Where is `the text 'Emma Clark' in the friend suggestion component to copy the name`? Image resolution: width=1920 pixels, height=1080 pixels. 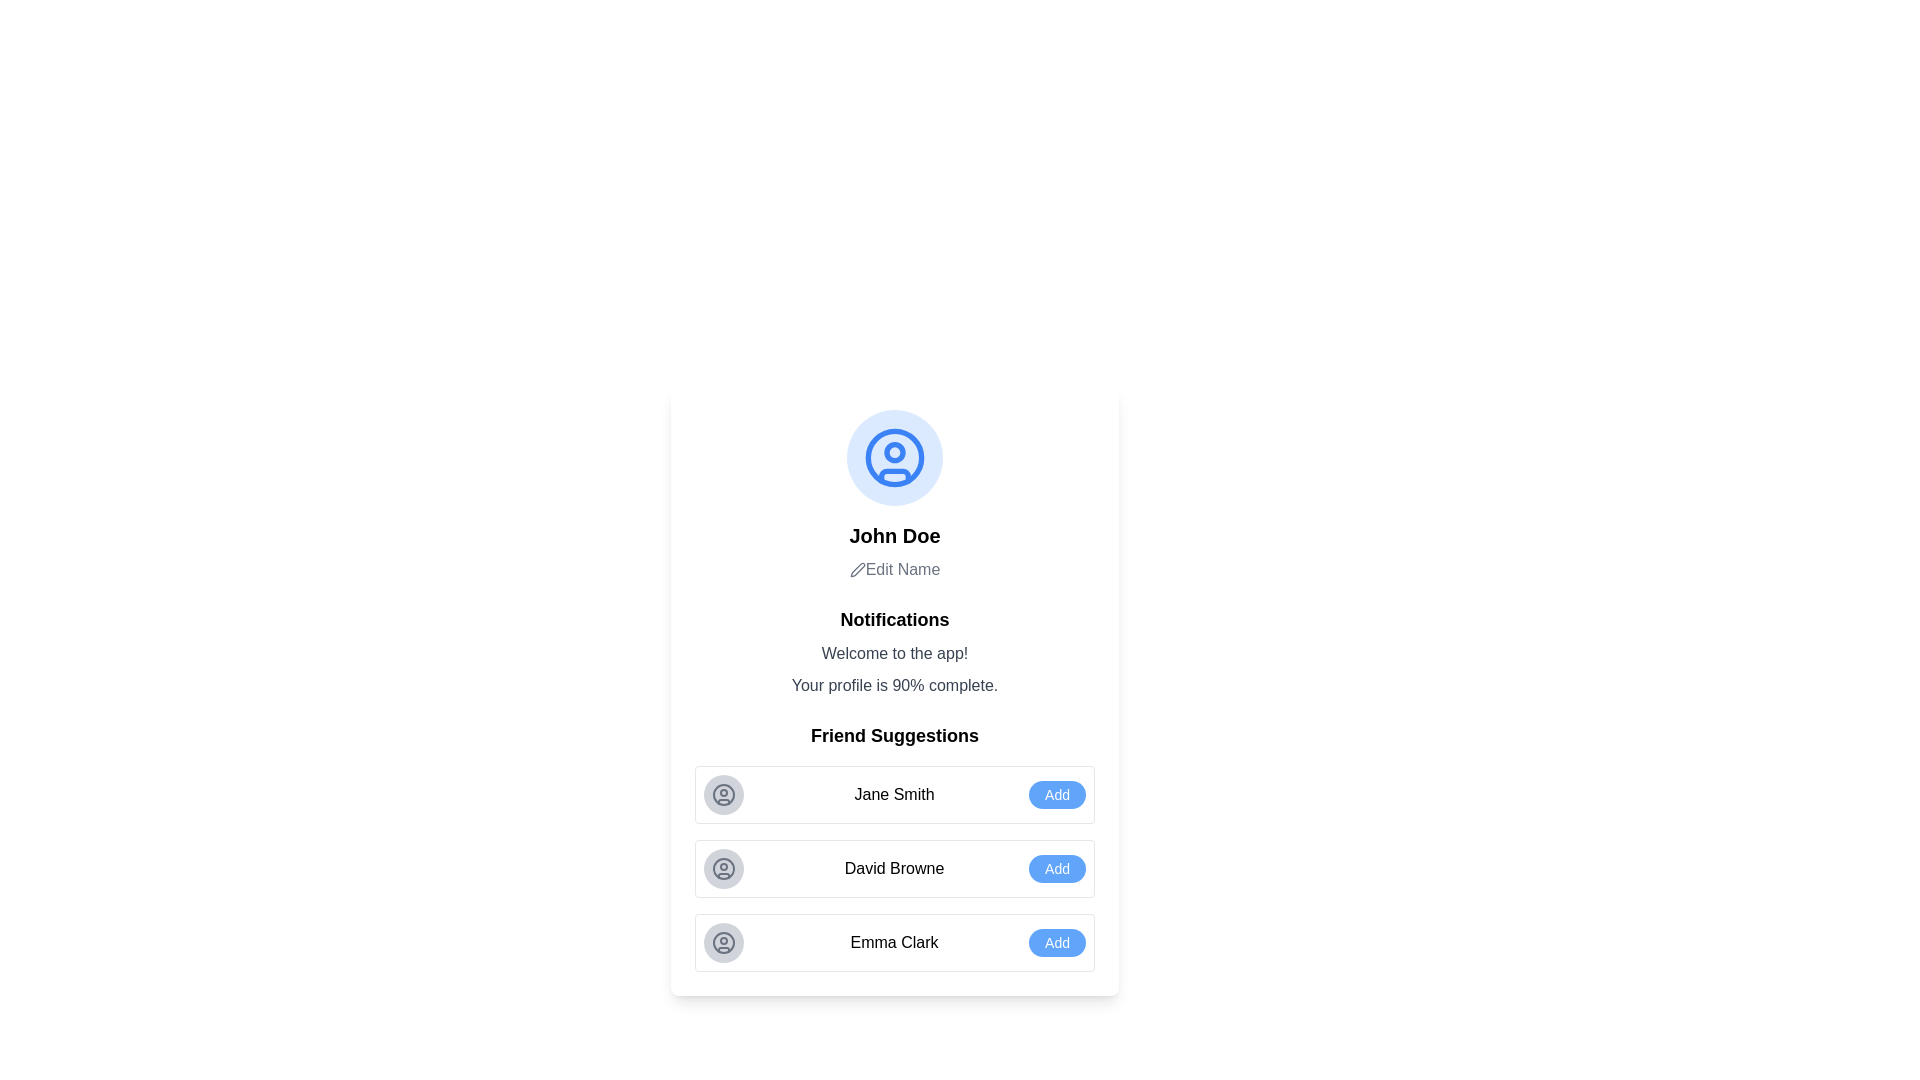 the text 'Emma Clark' in the friend suggestion component to copy the name is located at coordinates (893, 942).